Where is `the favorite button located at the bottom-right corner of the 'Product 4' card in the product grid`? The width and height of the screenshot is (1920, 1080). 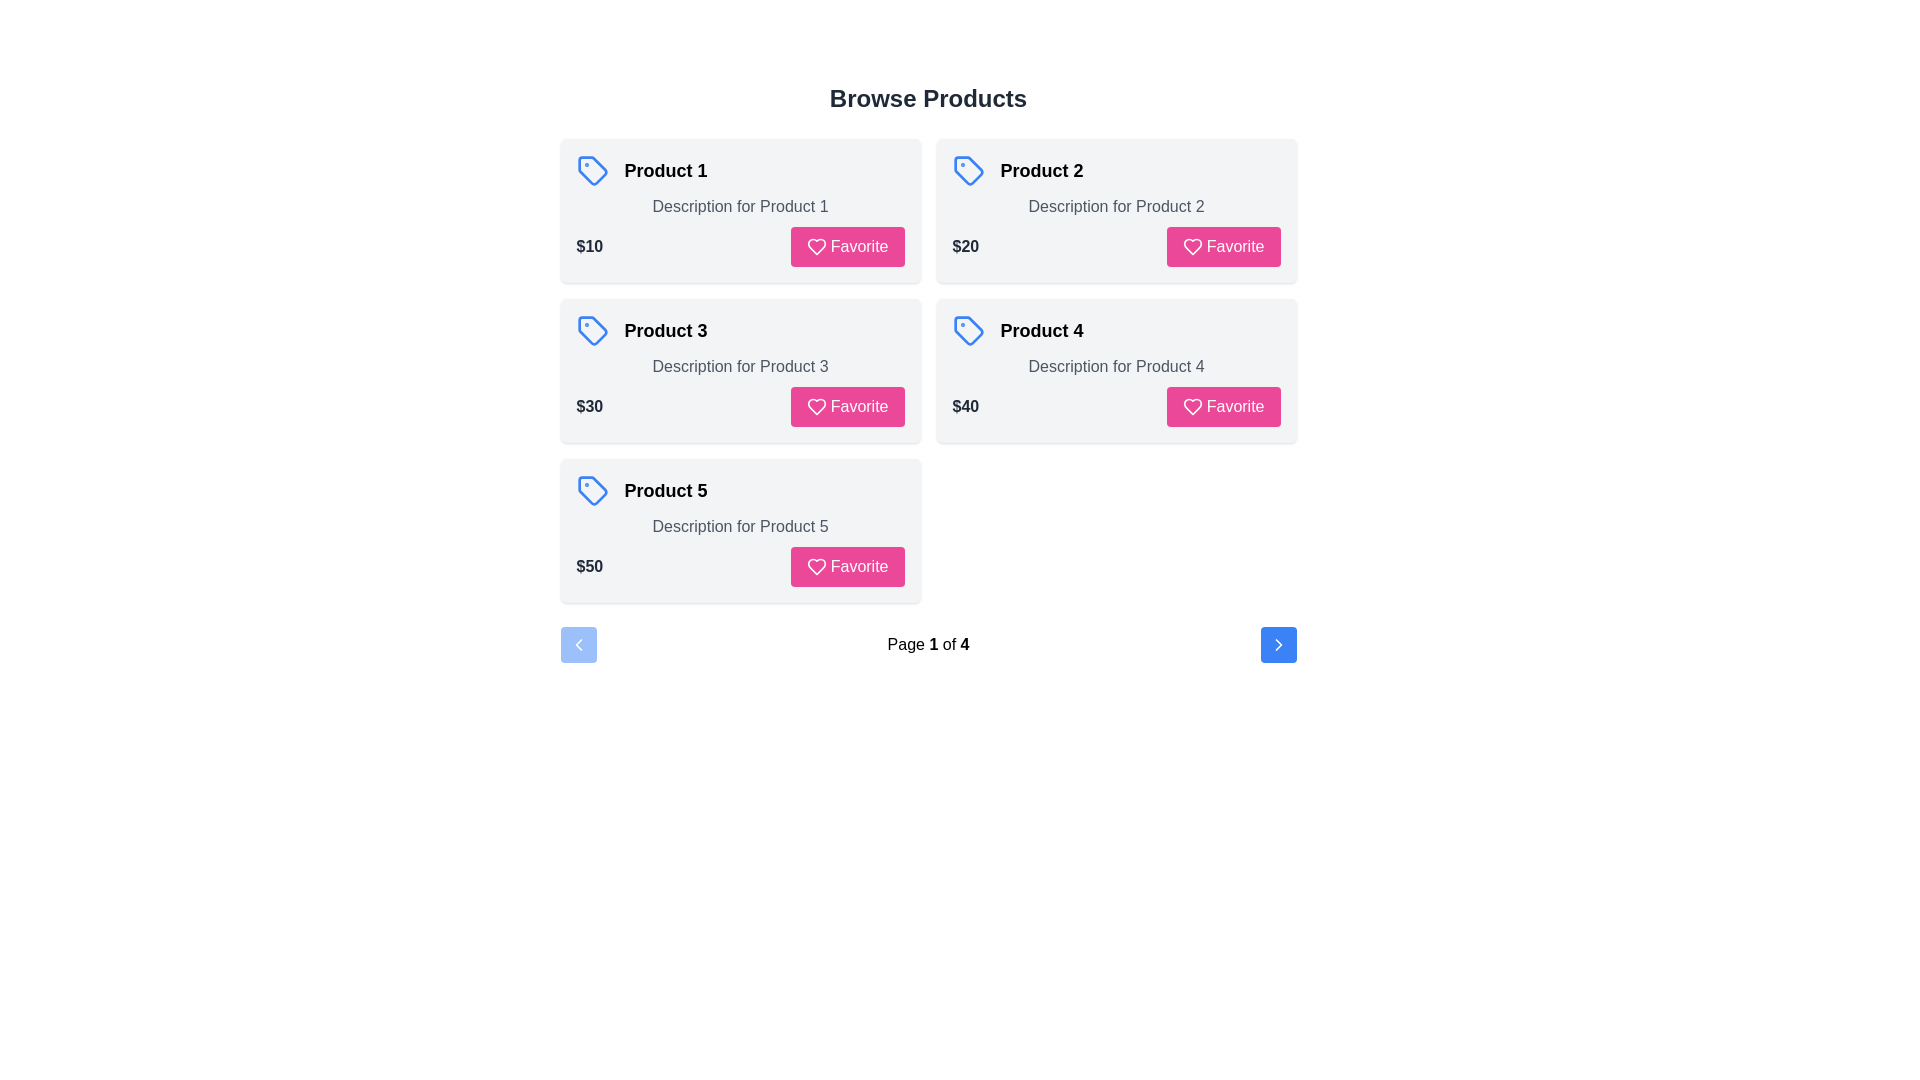
the favorite button located at the bottom-right corner of the 'Product 4' card in the product grid is located at coordinates (1192, 406).